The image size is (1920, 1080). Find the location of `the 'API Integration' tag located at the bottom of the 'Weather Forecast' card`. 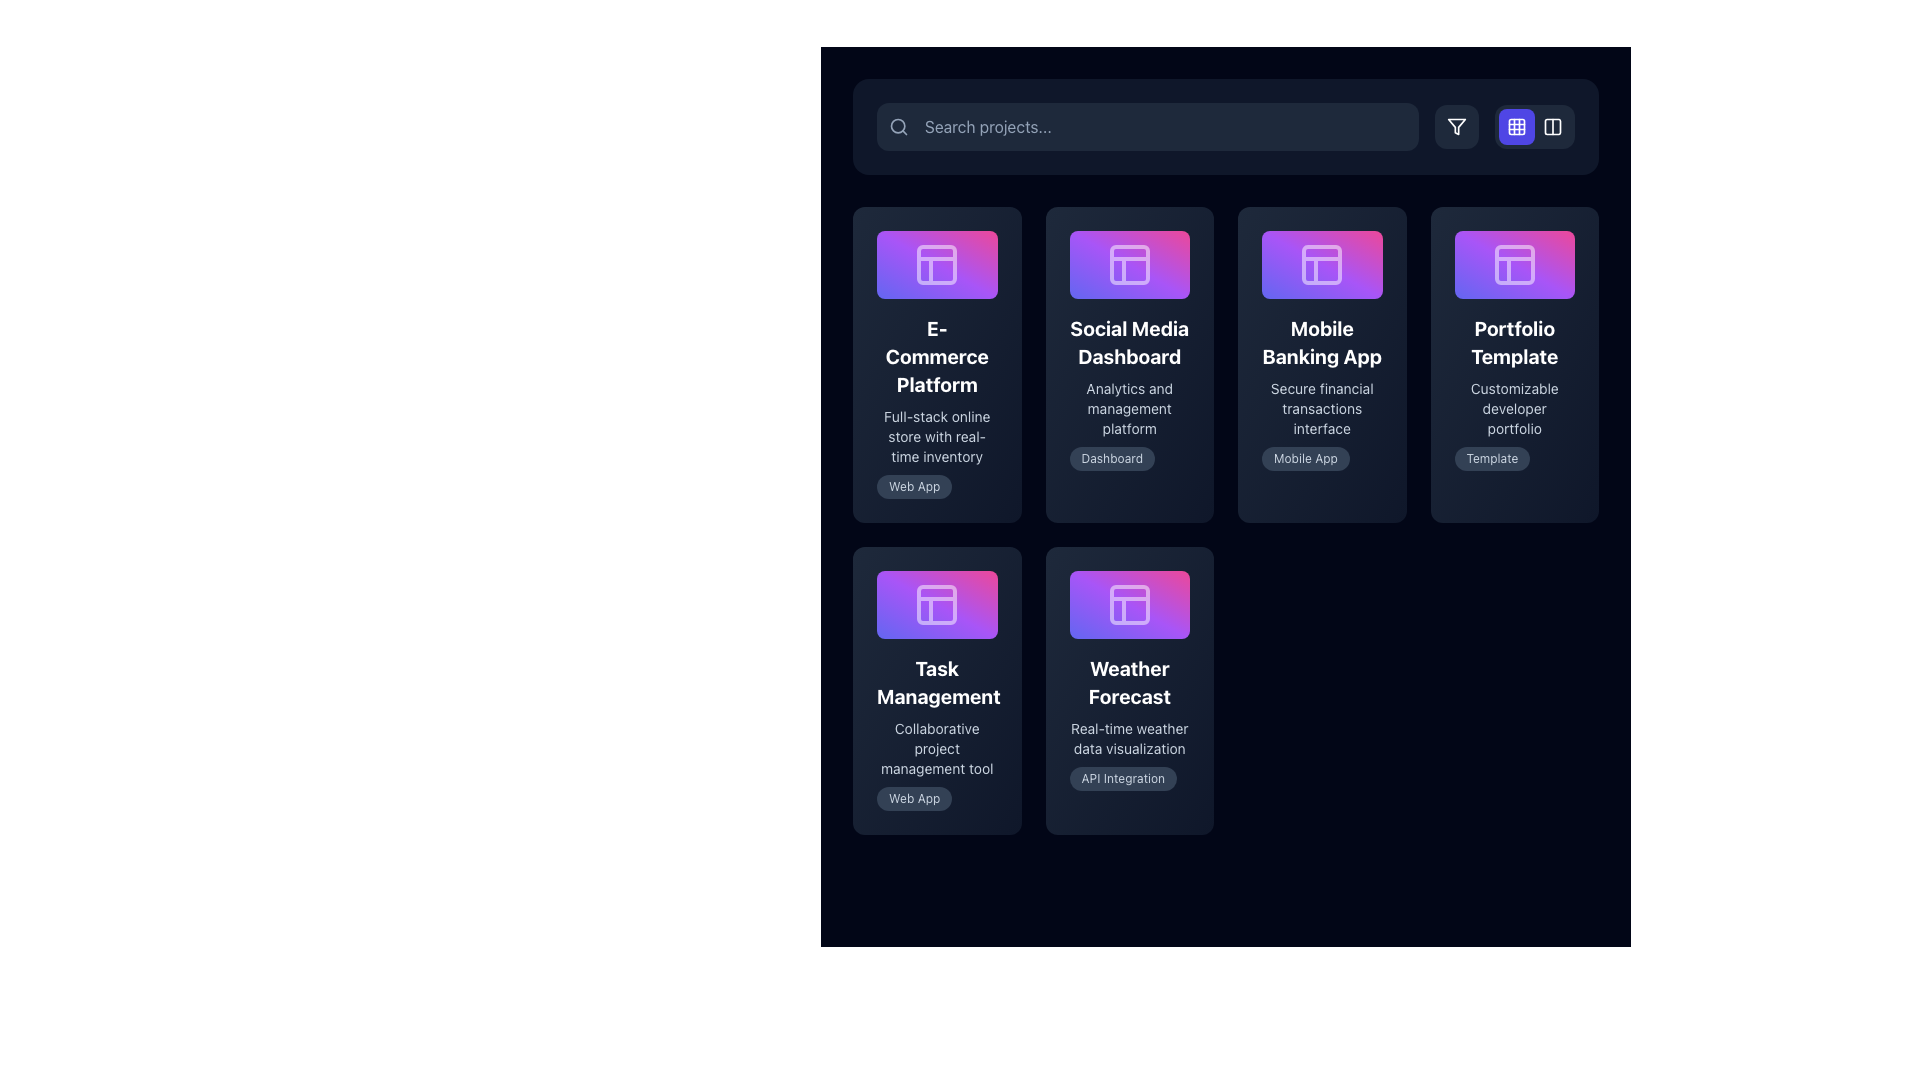

the 'API Integration' tag located at the bottom of the 'Weather Forecast' card is located at coordinates (1129, 777).